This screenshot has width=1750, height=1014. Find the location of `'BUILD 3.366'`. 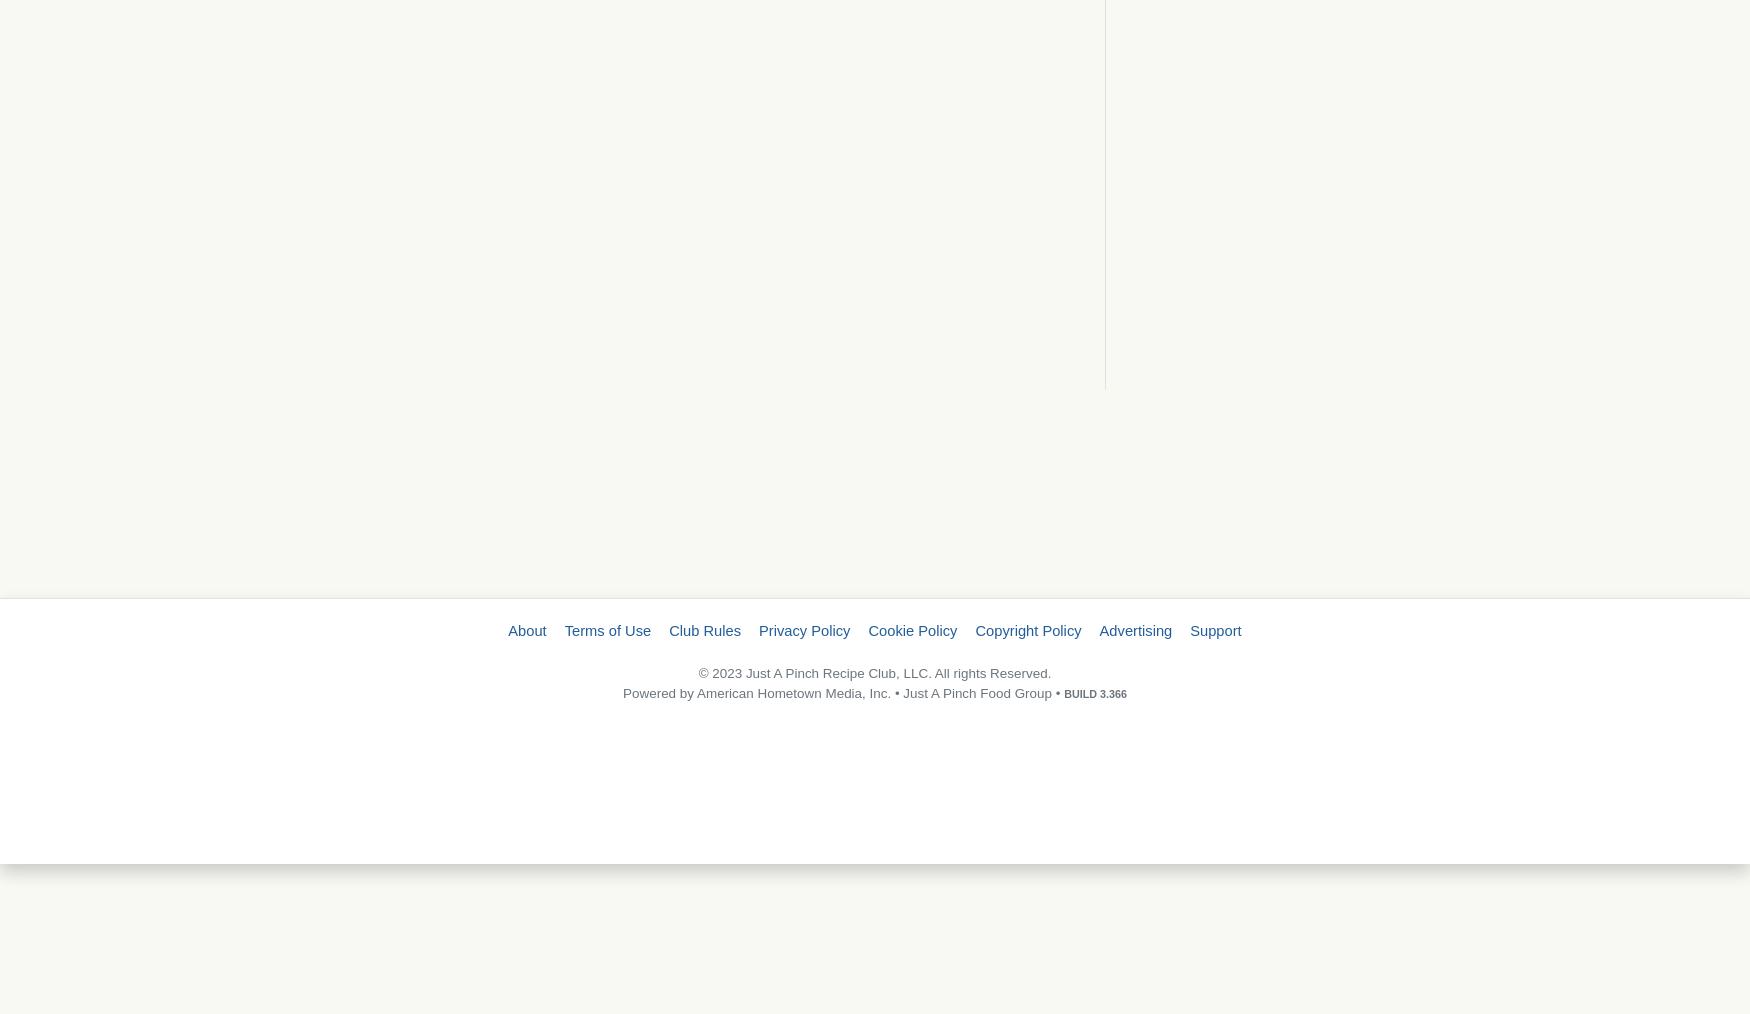

'BUILD 3.366' is located at coordinates (1094, 691).